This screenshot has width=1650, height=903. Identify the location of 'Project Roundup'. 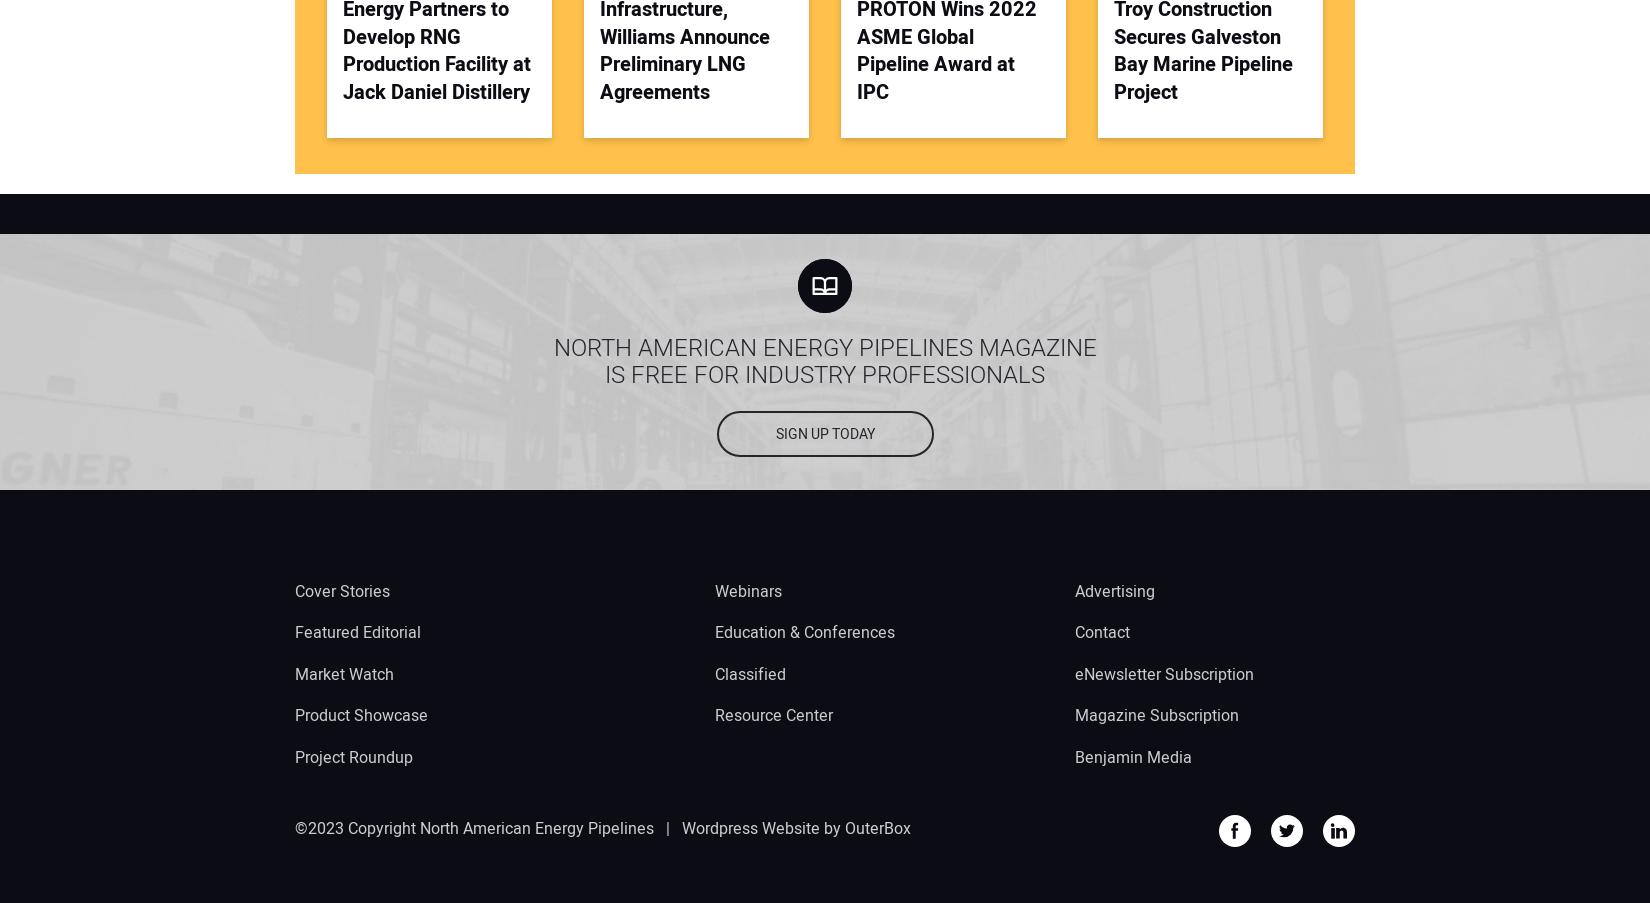
(353, 756).